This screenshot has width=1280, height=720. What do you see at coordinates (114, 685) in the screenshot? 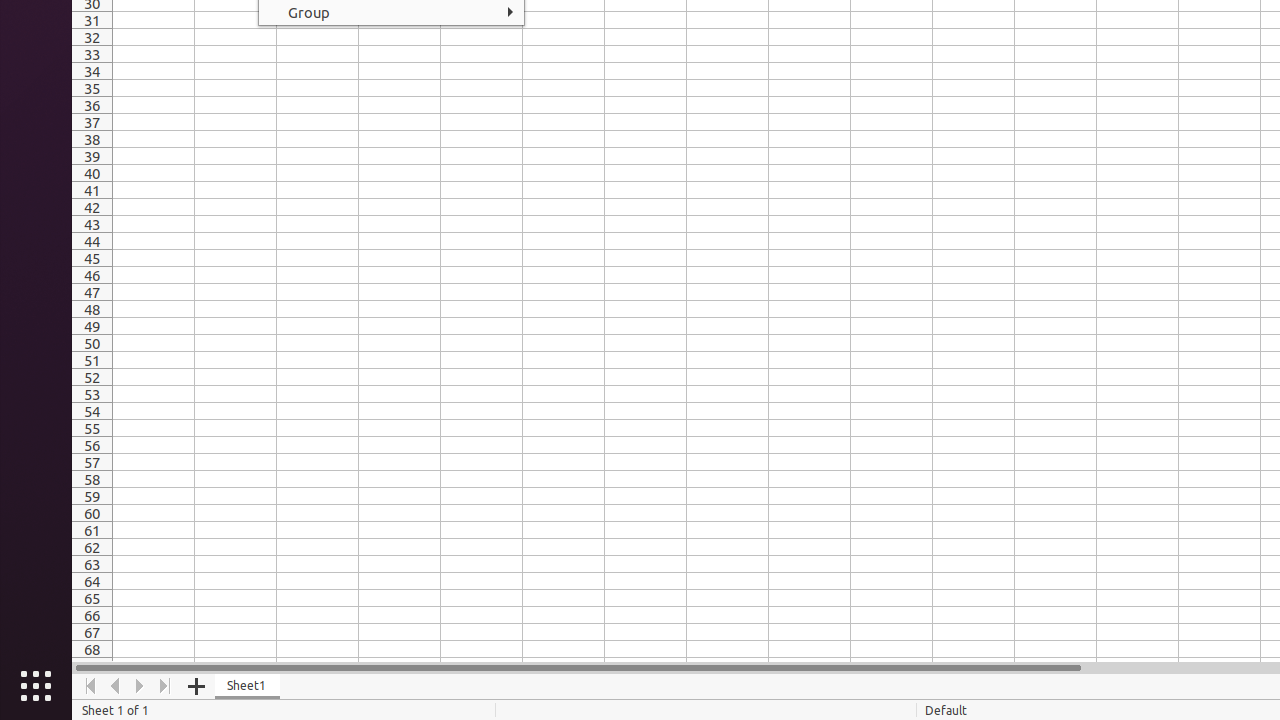
I see `'Move Left'` at bounding box center [114, 685].